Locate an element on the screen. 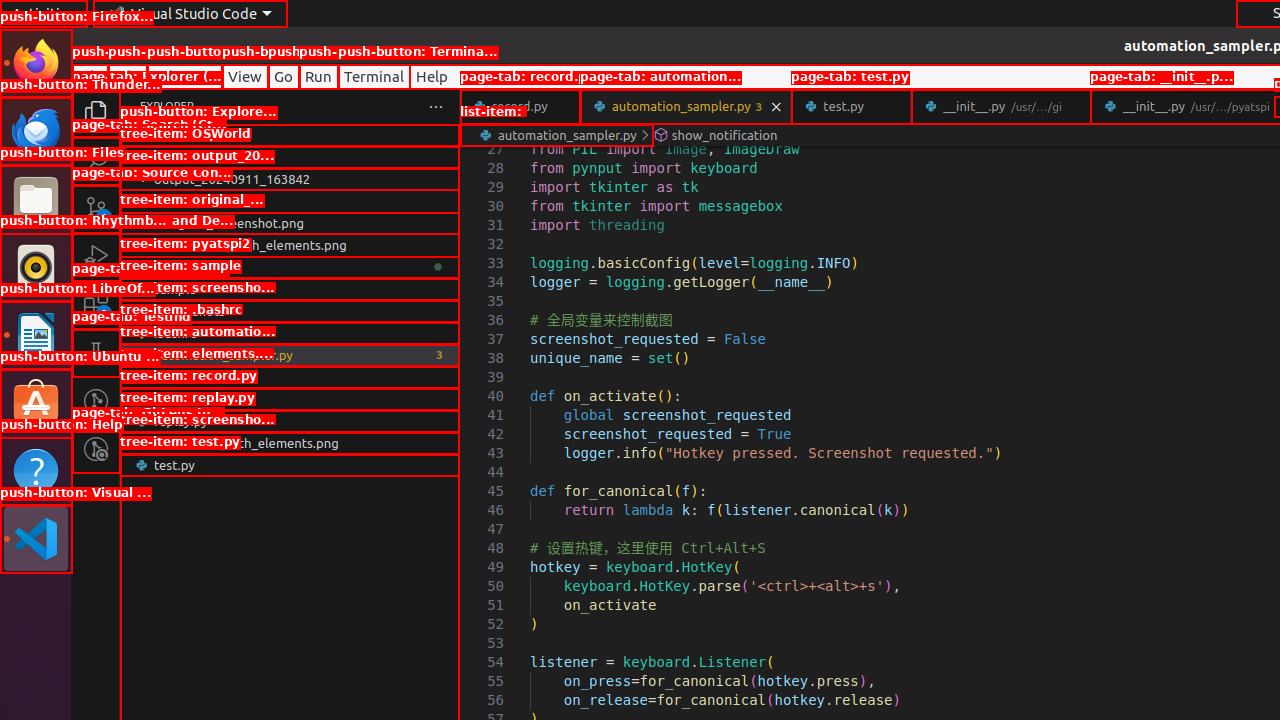  'original_screenshot.png' is located at coordinates (288, 222).